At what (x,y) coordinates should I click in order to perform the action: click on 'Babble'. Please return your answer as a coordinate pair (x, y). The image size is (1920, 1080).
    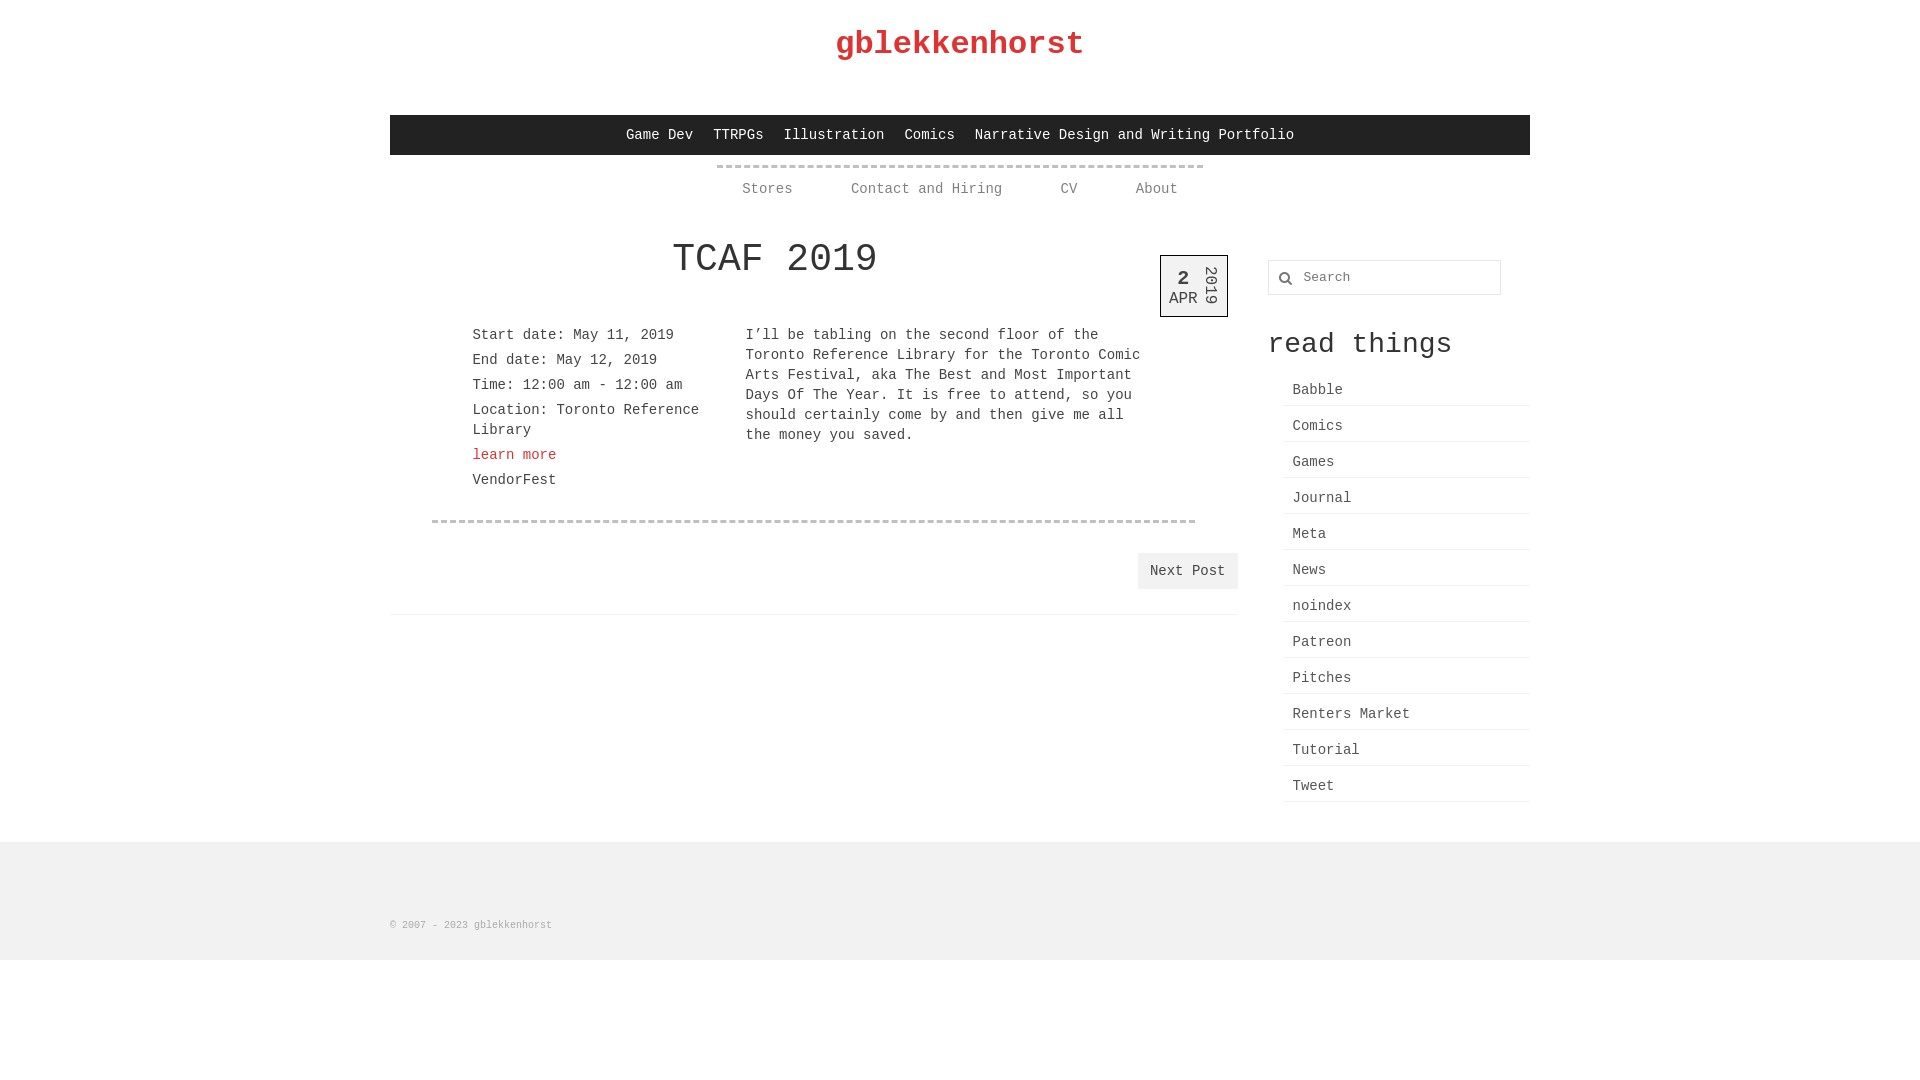
    Looking at the image, I should click on (1405, 390).